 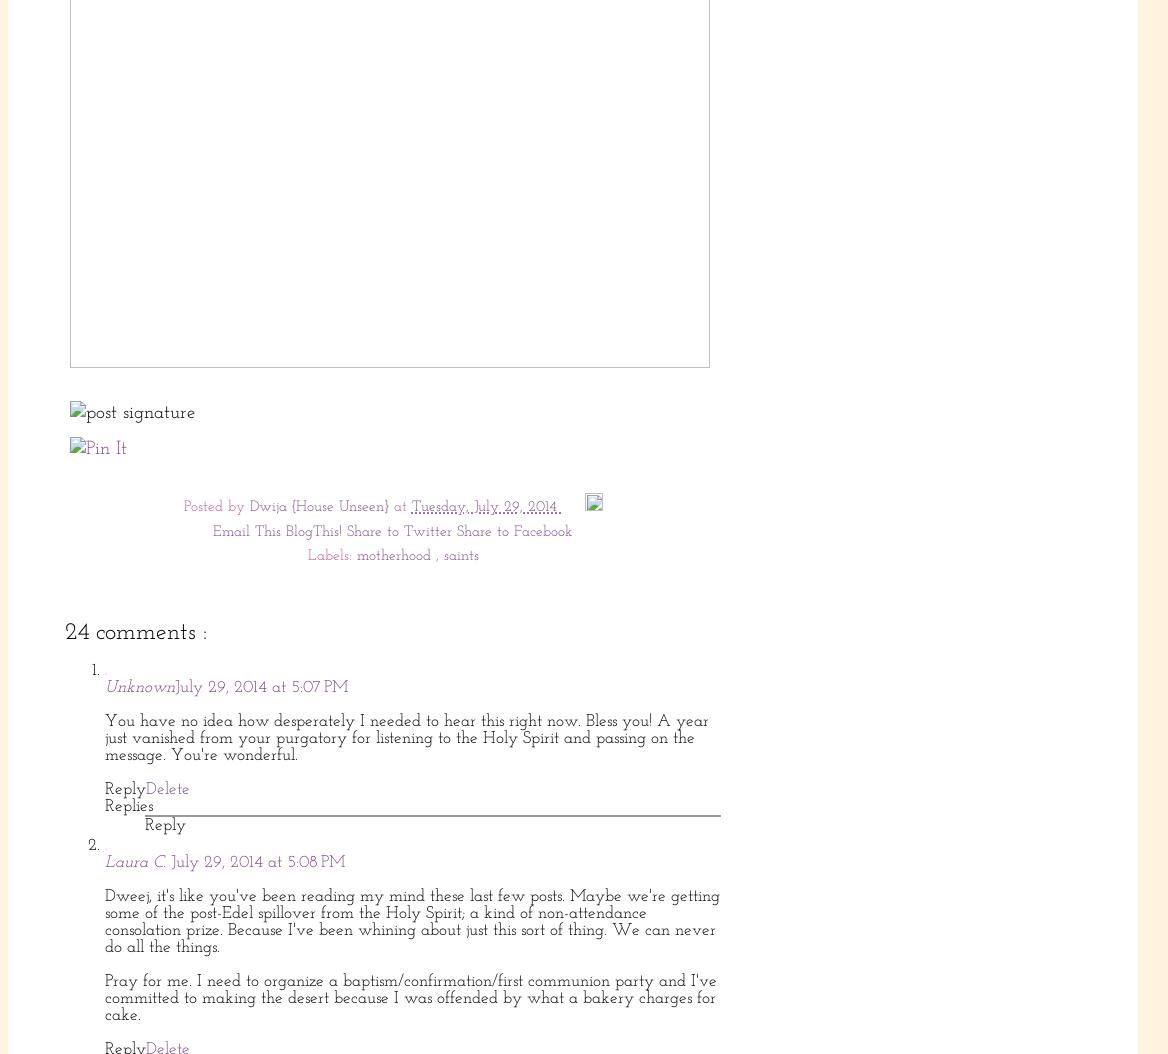 What do you see at coordinates (443, 556) in the screenshot?
I see `'saints'` at bounding box center [443, 556].